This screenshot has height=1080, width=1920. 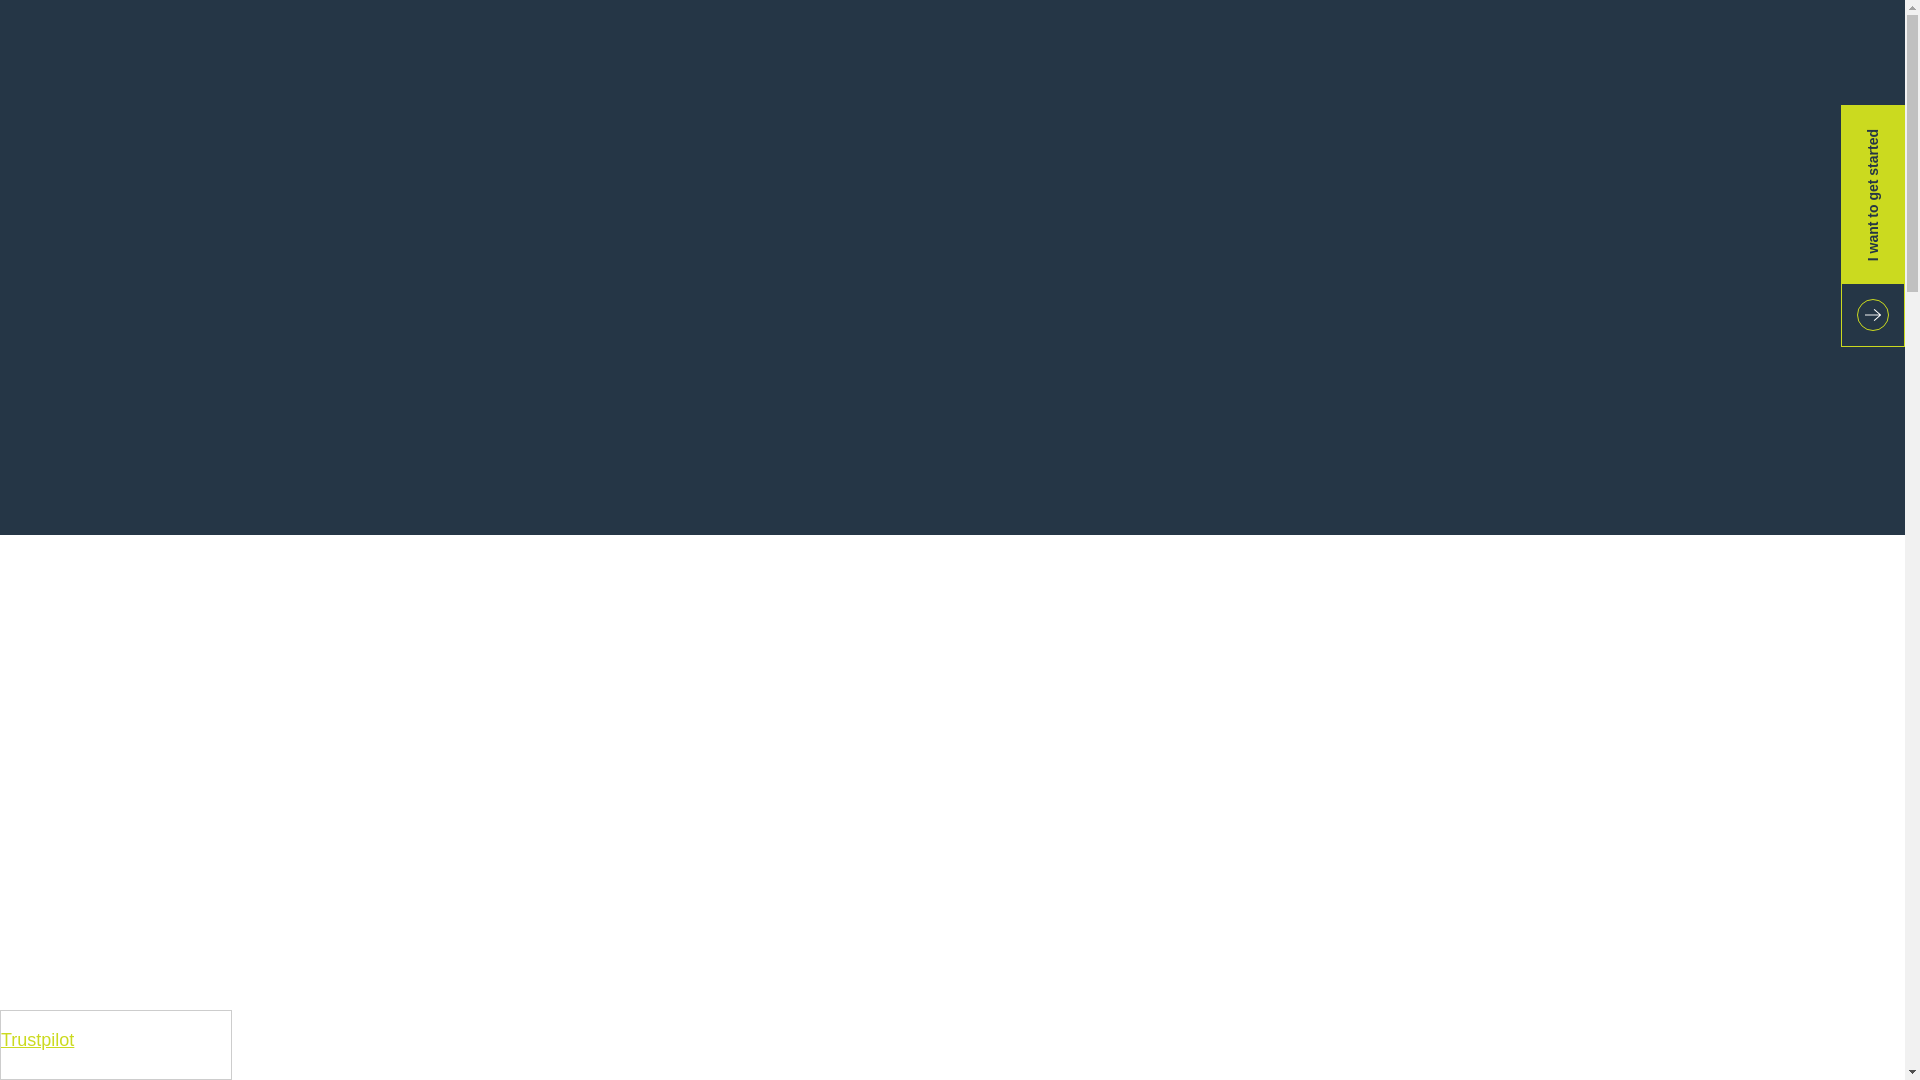 I want to click on 'Trustpilot', so click(x=0, y=1039).